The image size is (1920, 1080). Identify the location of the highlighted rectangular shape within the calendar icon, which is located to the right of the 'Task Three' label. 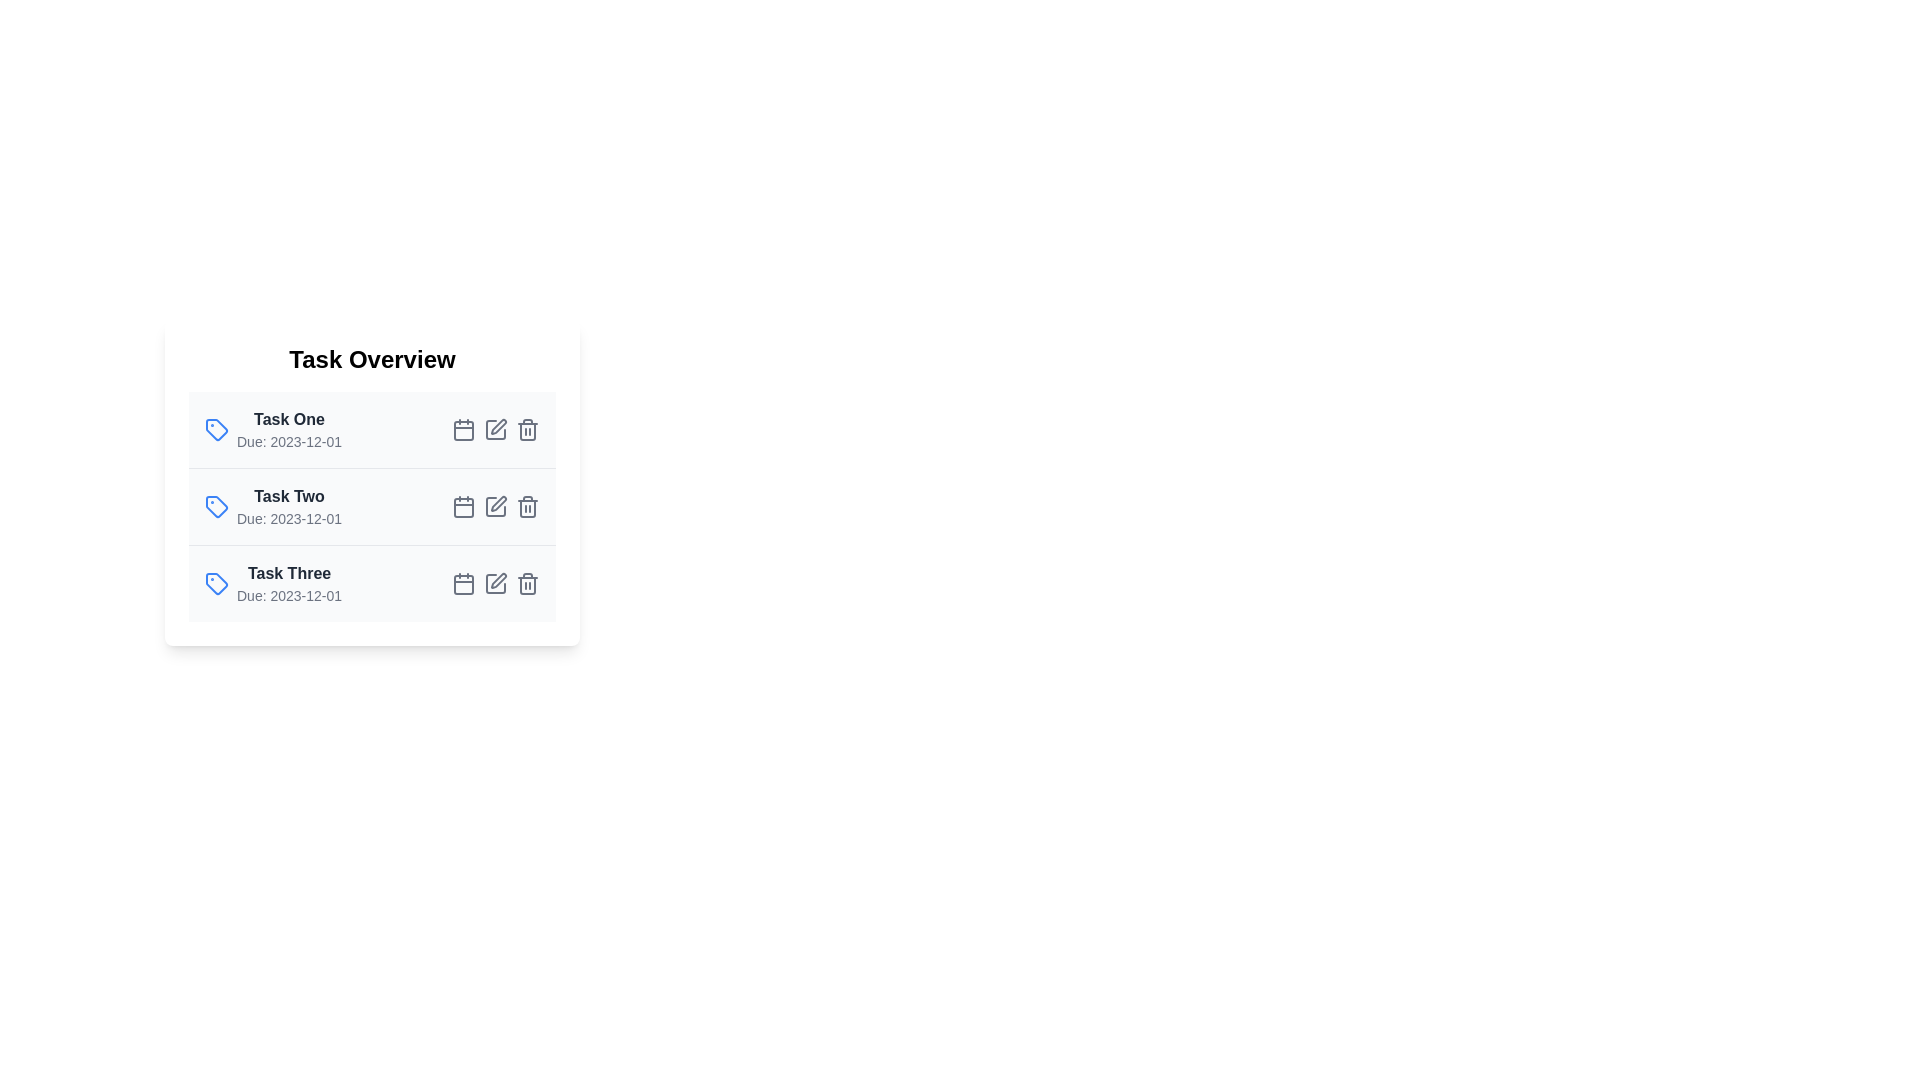
(463, 585).